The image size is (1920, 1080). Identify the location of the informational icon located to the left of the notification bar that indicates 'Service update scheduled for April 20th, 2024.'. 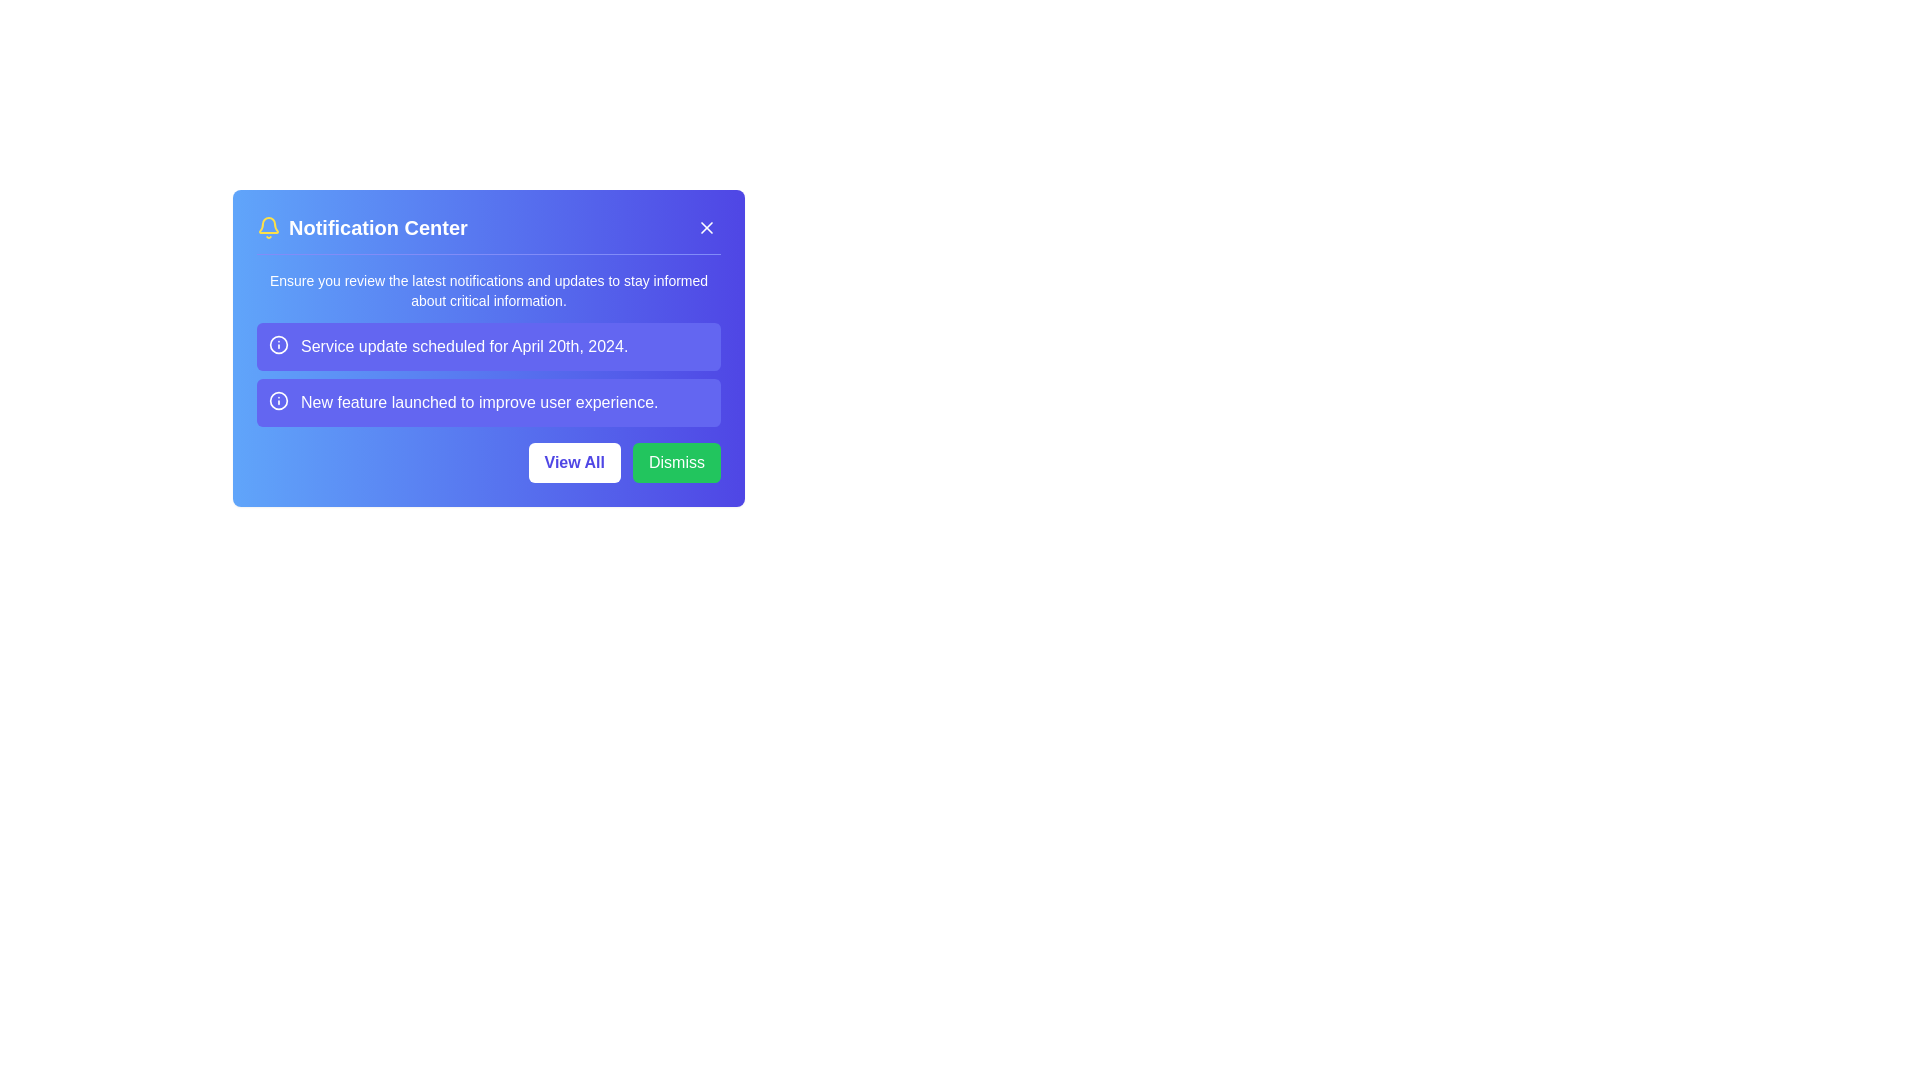
(277, 343).